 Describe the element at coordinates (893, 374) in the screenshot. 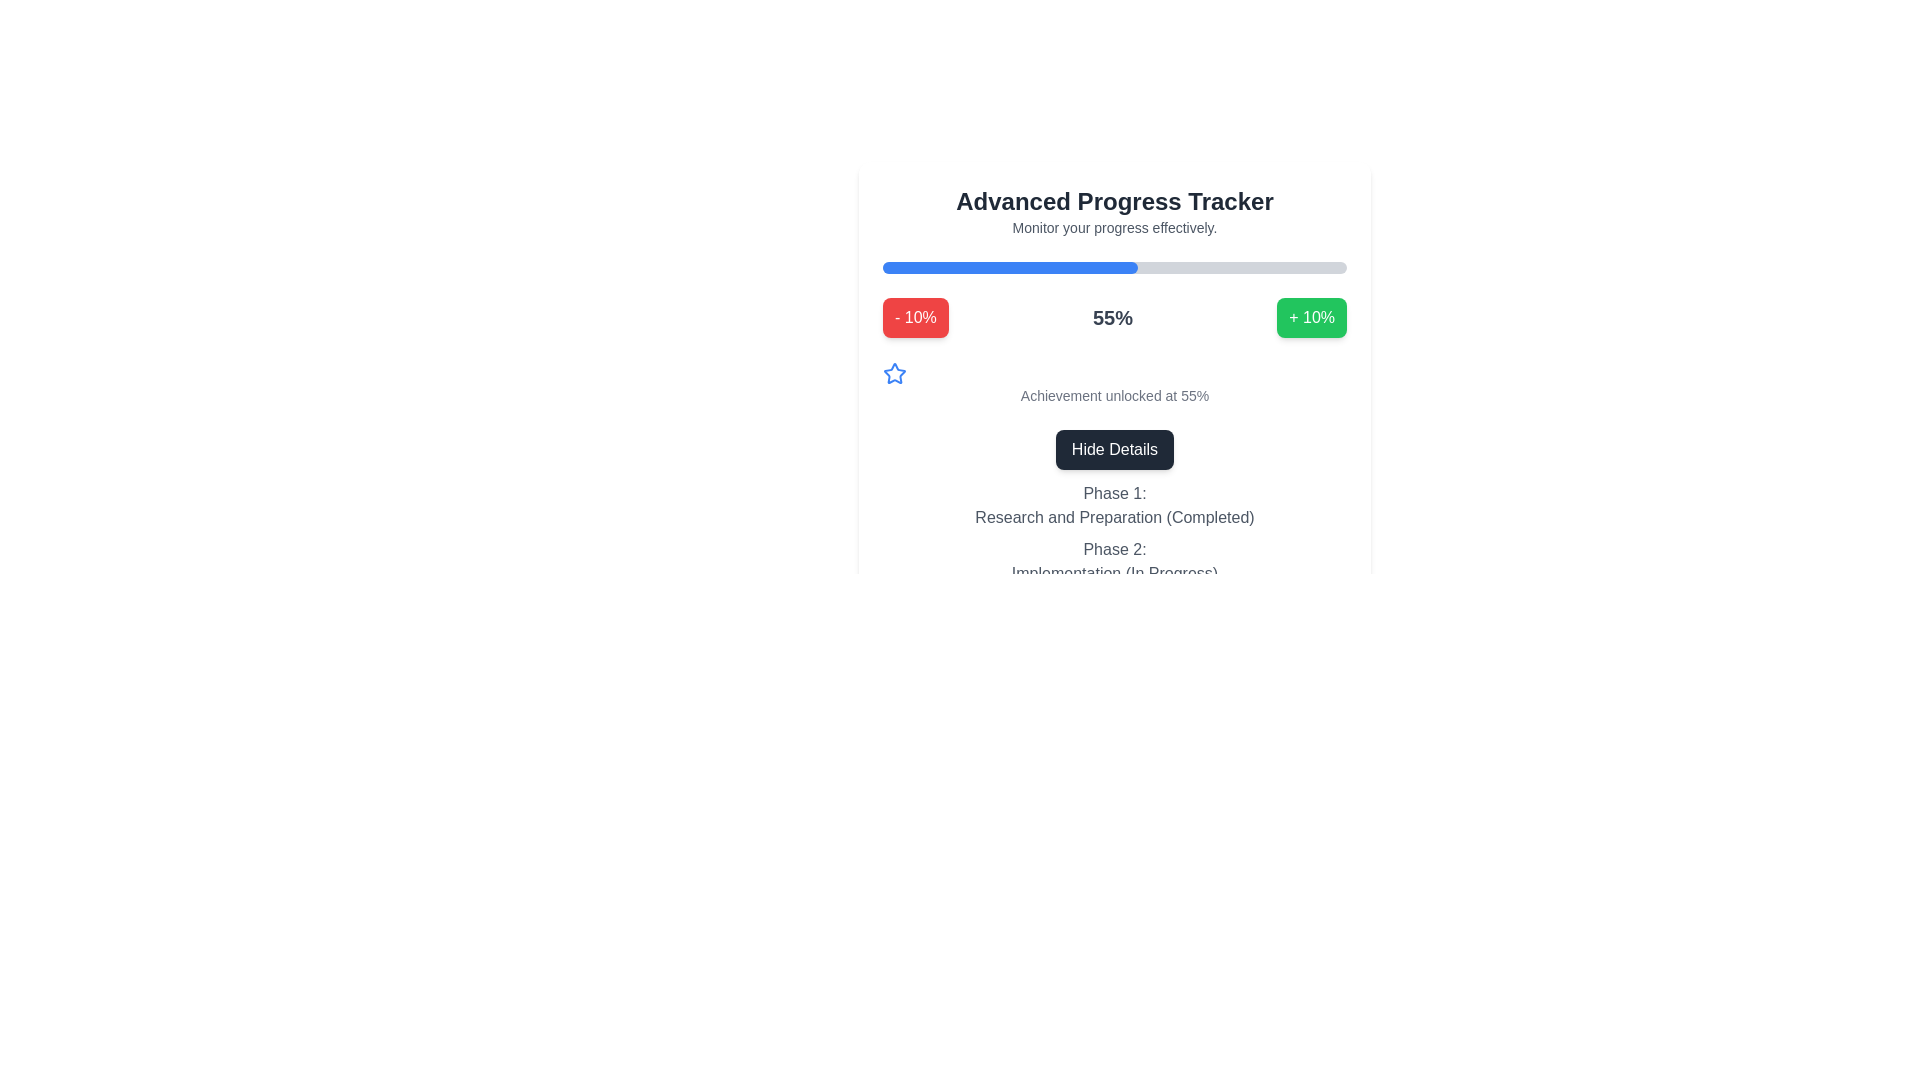

I see `the blue outlined star icon with rounded edges located in the achievements section below the progress bar, which is the leftmost icon within the 'Achievements unlocked at 55%' section` at that location.